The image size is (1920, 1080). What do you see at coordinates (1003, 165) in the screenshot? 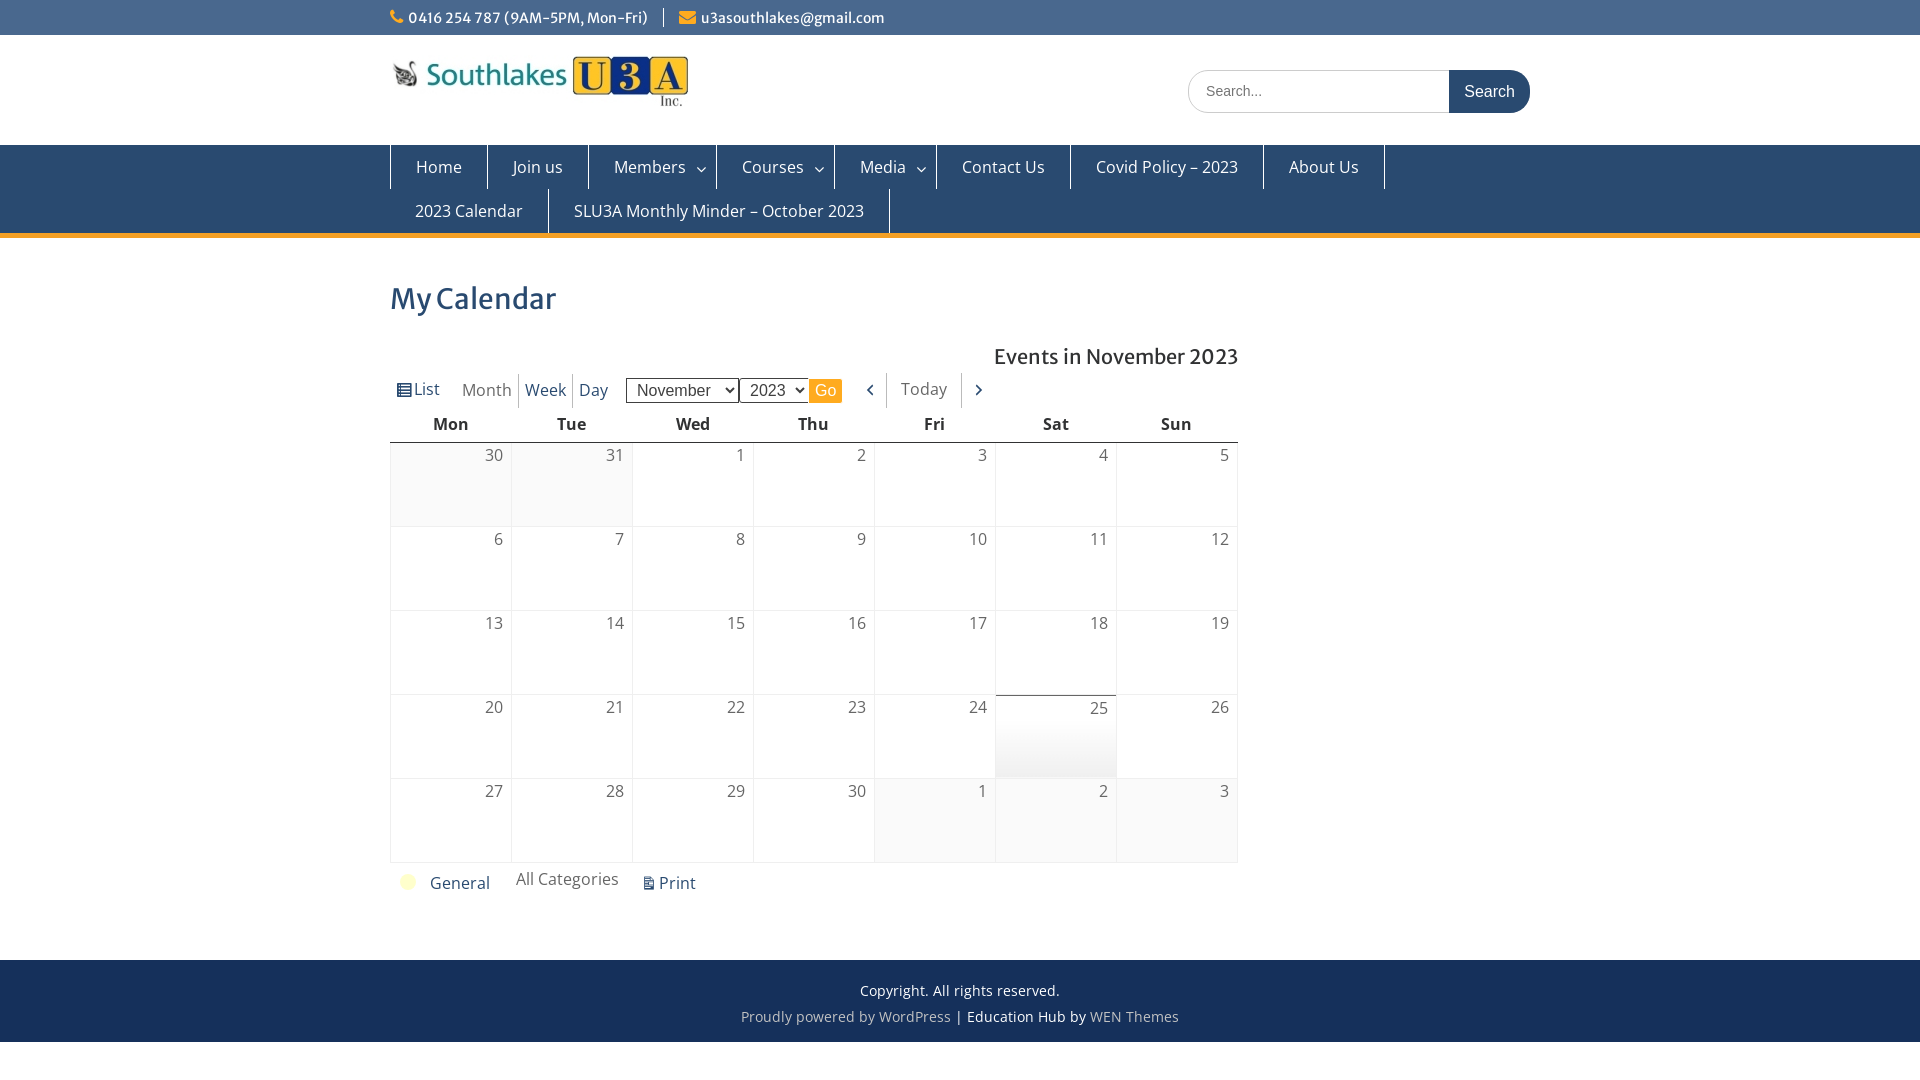
I see `'Contact Us'` at bounding box center [1003, 165].